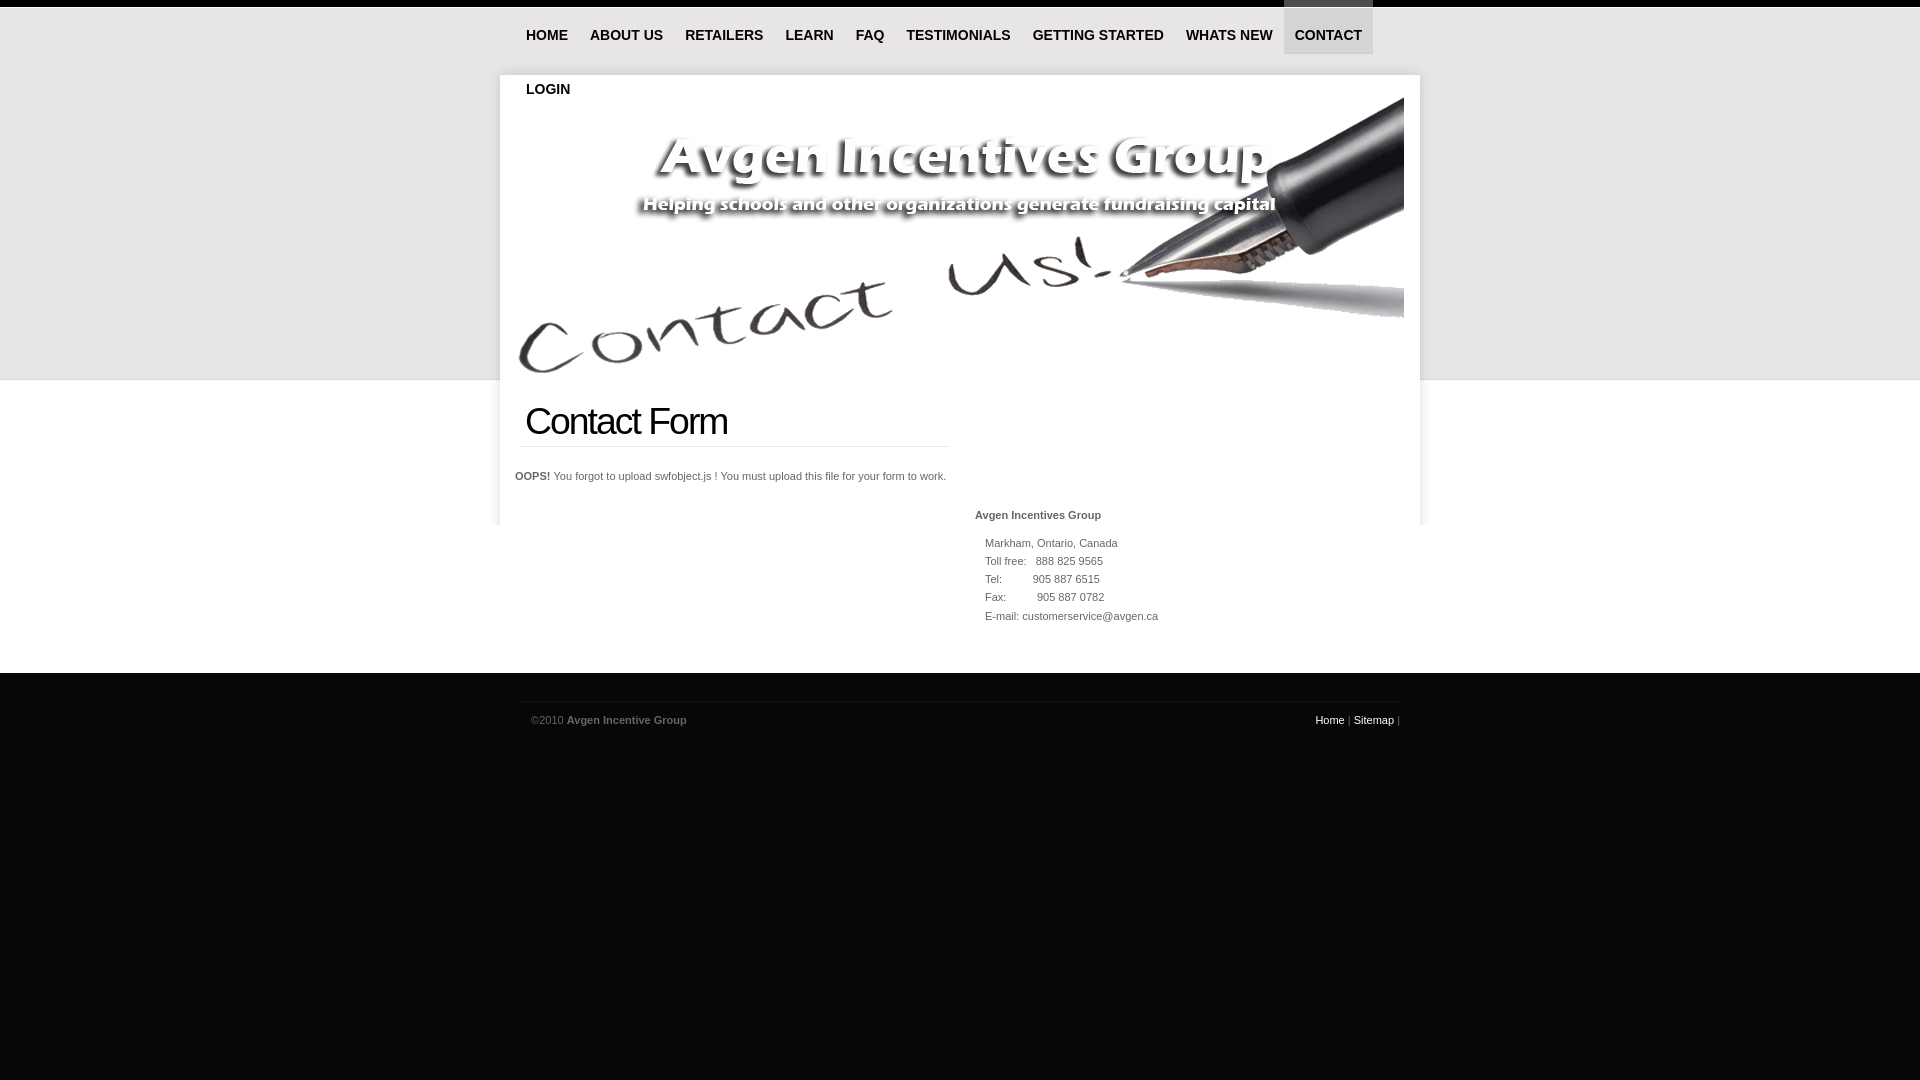 The image size is (1920, 1080). Describe the element at coordinates (1328, 27) in the screenshot. I see `'CONTACT'` at that location.